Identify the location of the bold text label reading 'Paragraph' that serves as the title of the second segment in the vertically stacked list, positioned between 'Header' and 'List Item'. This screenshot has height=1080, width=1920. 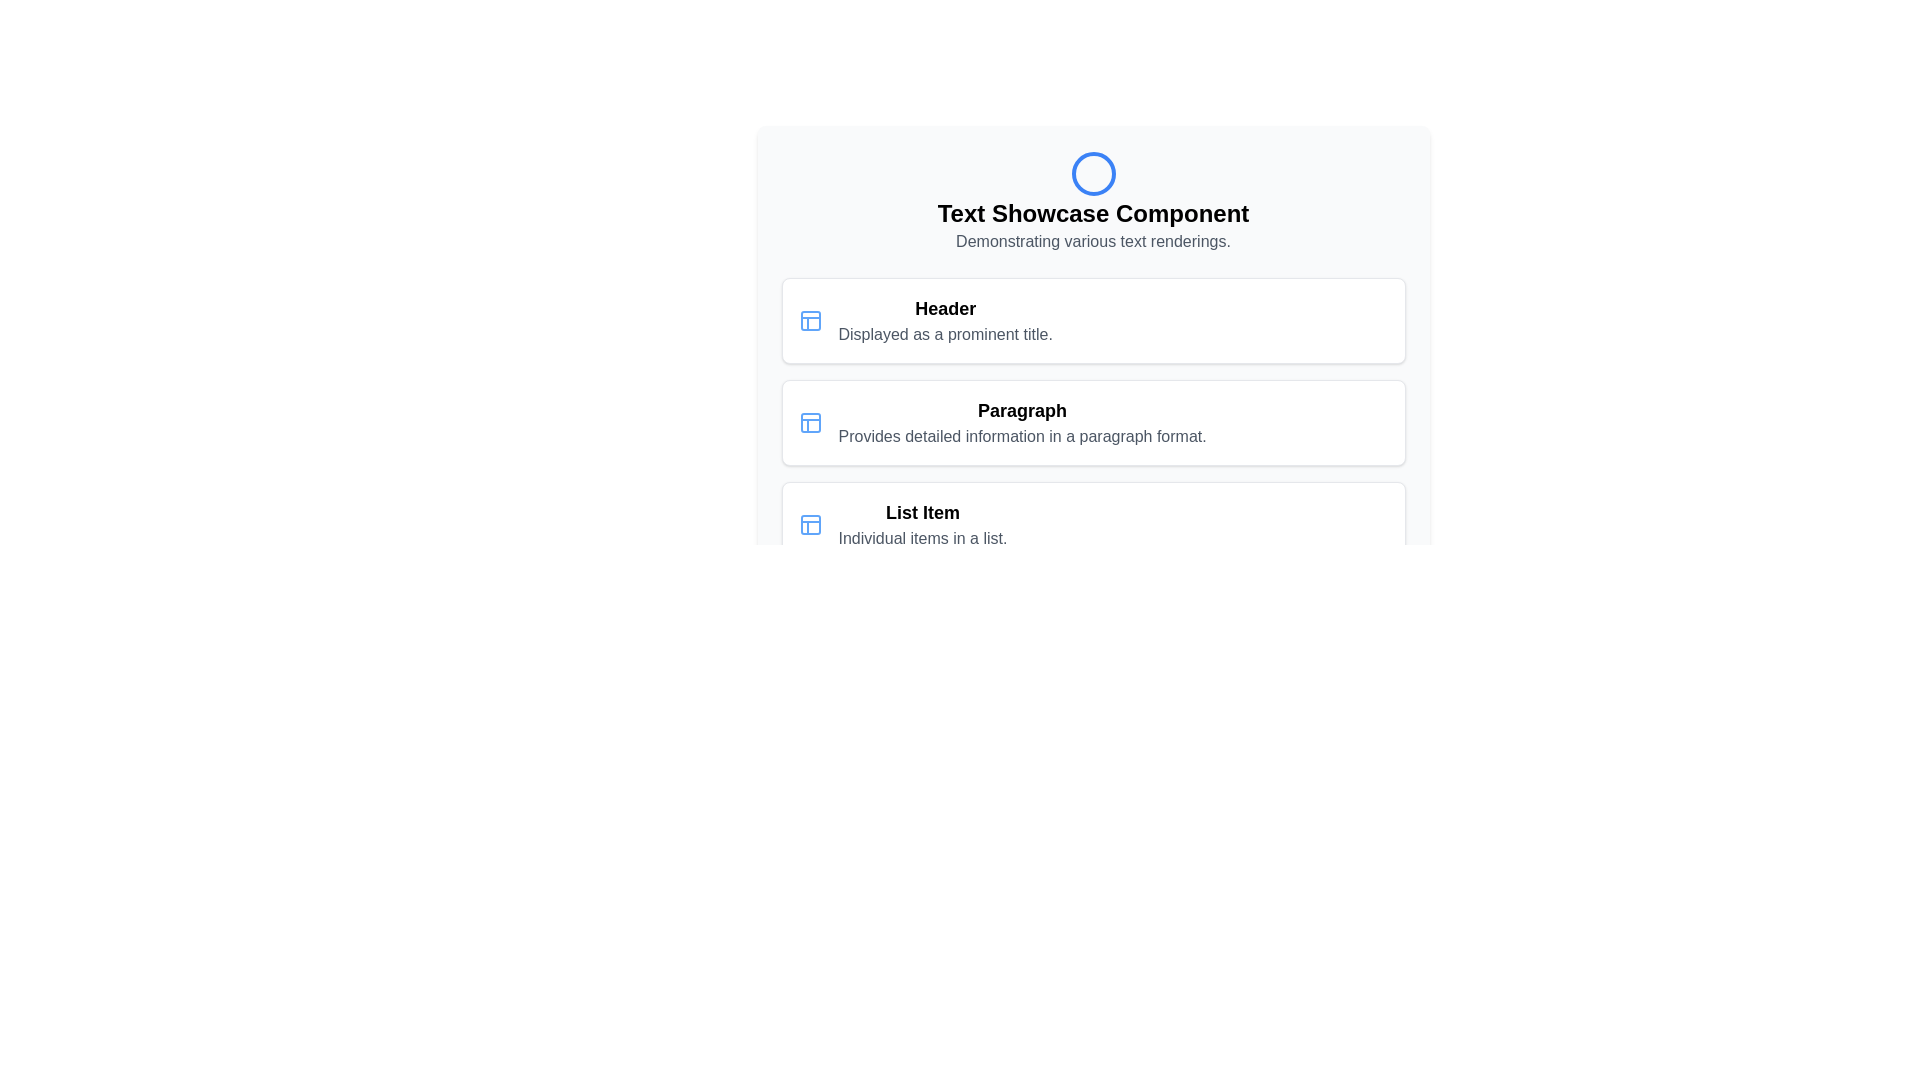
(1022, 410).